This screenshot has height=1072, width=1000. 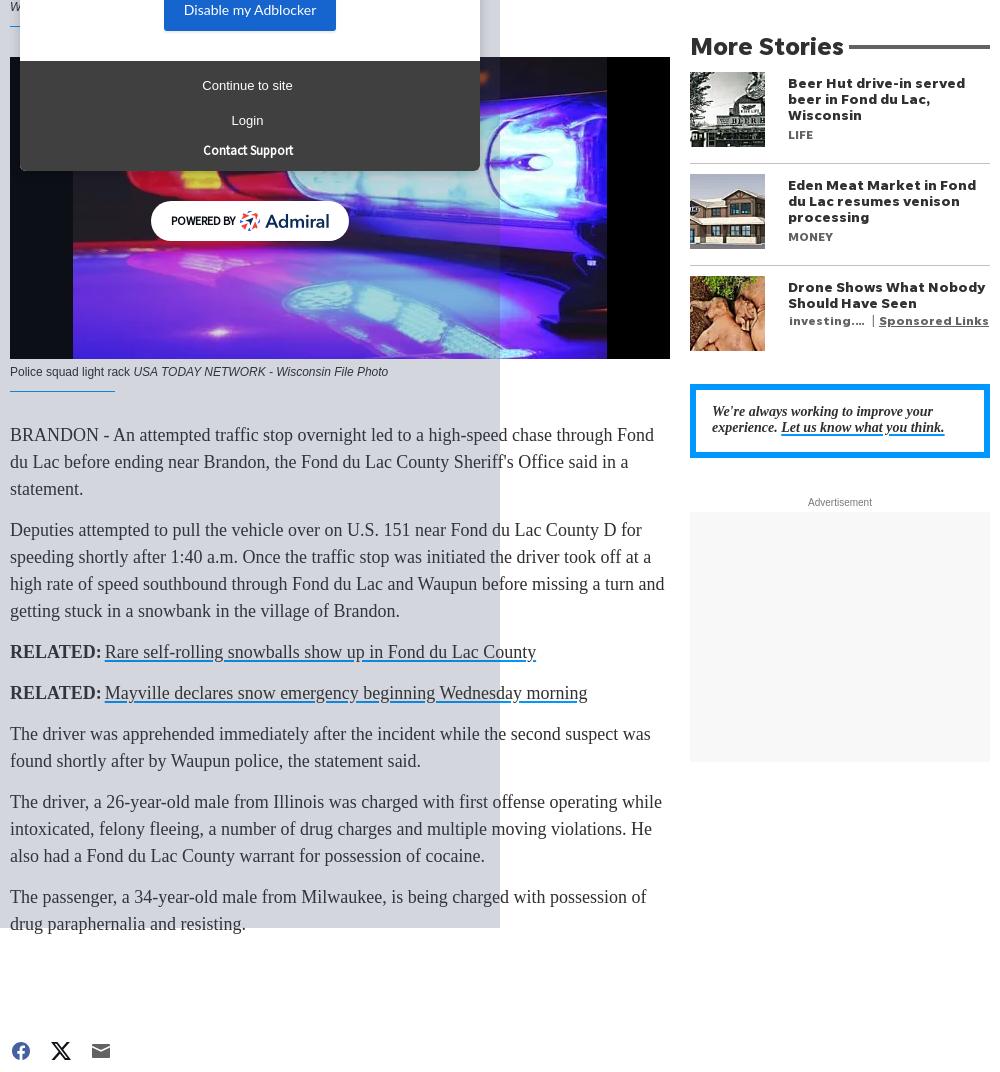 What do you see at coordinates (327, 910) in the screenshot?
I see `'The passenger, a 34-year-old male from Milwaukee, is being charged with possession of drug paraphernalia and resisting.'` at bounding box center [327, 910].